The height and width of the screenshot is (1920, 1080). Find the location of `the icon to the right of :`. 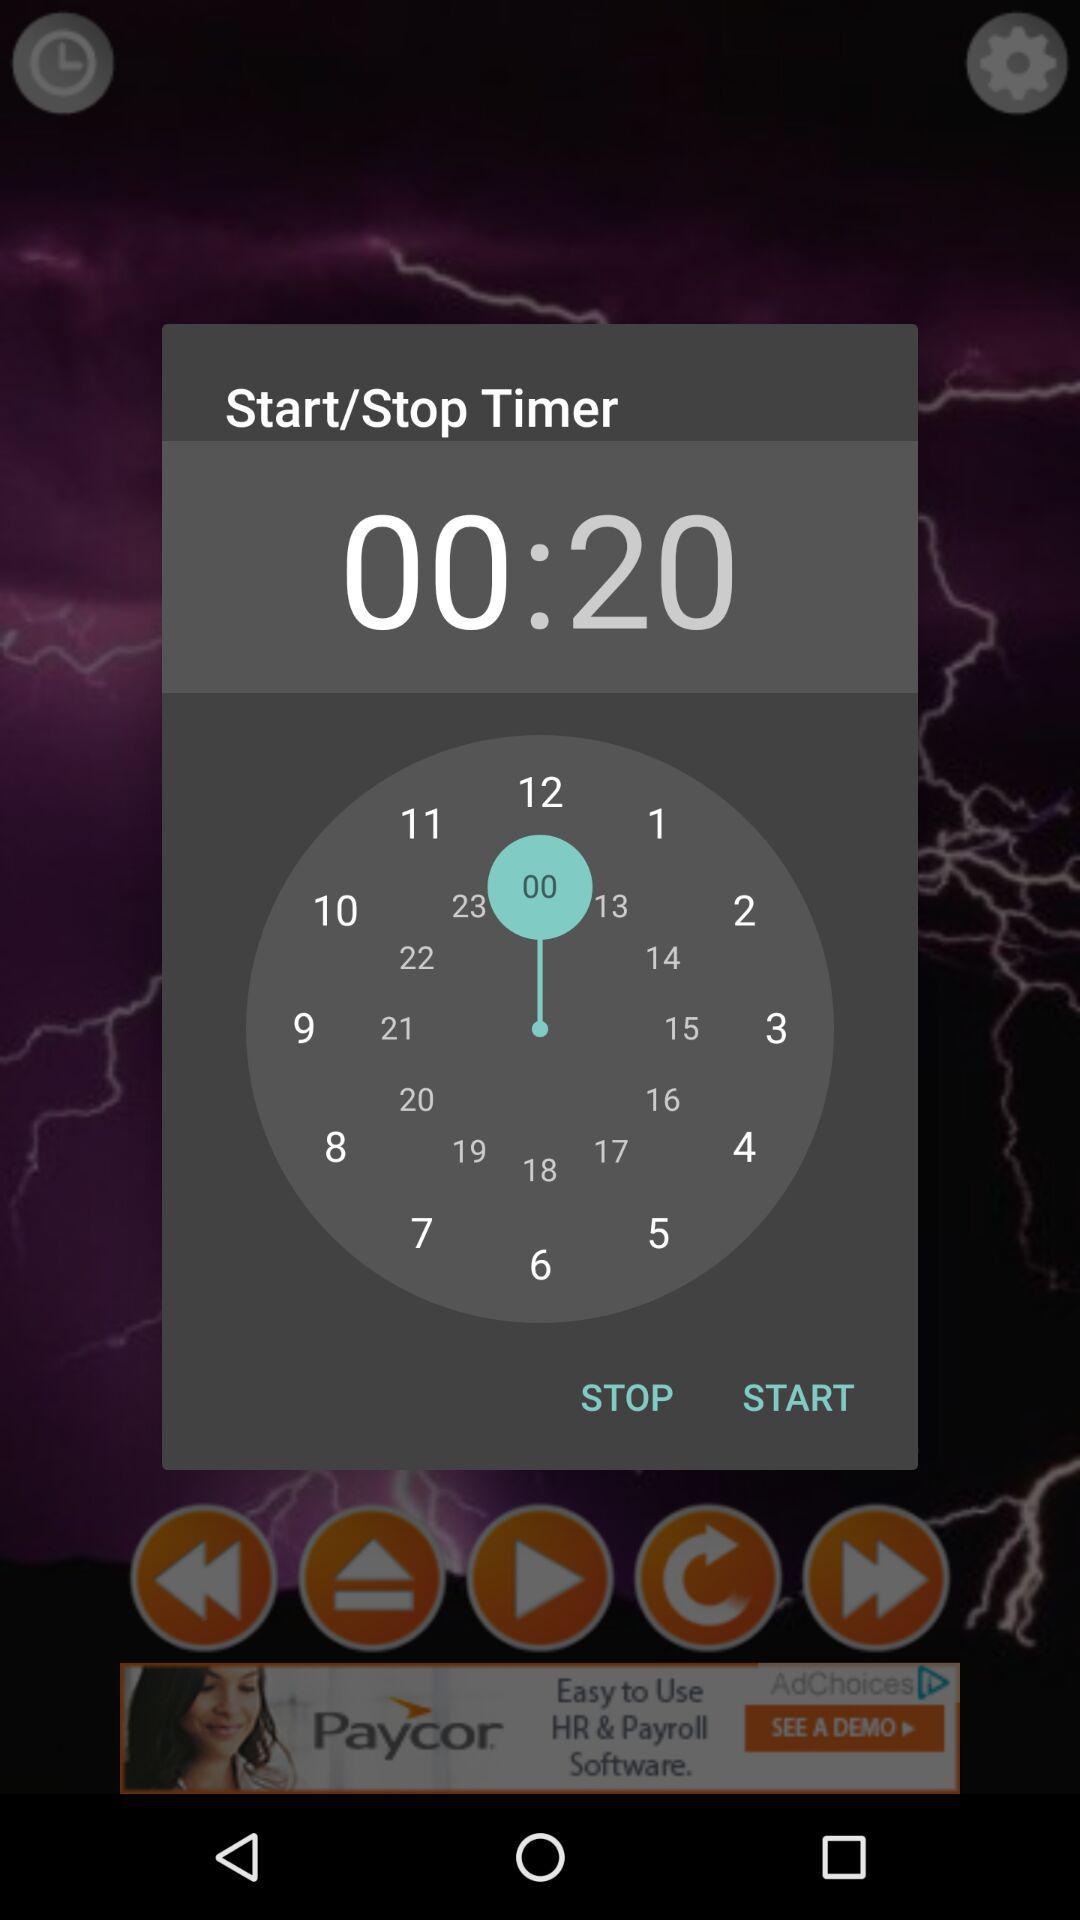

the icon to the right of : is located at coordinates (652, 565).